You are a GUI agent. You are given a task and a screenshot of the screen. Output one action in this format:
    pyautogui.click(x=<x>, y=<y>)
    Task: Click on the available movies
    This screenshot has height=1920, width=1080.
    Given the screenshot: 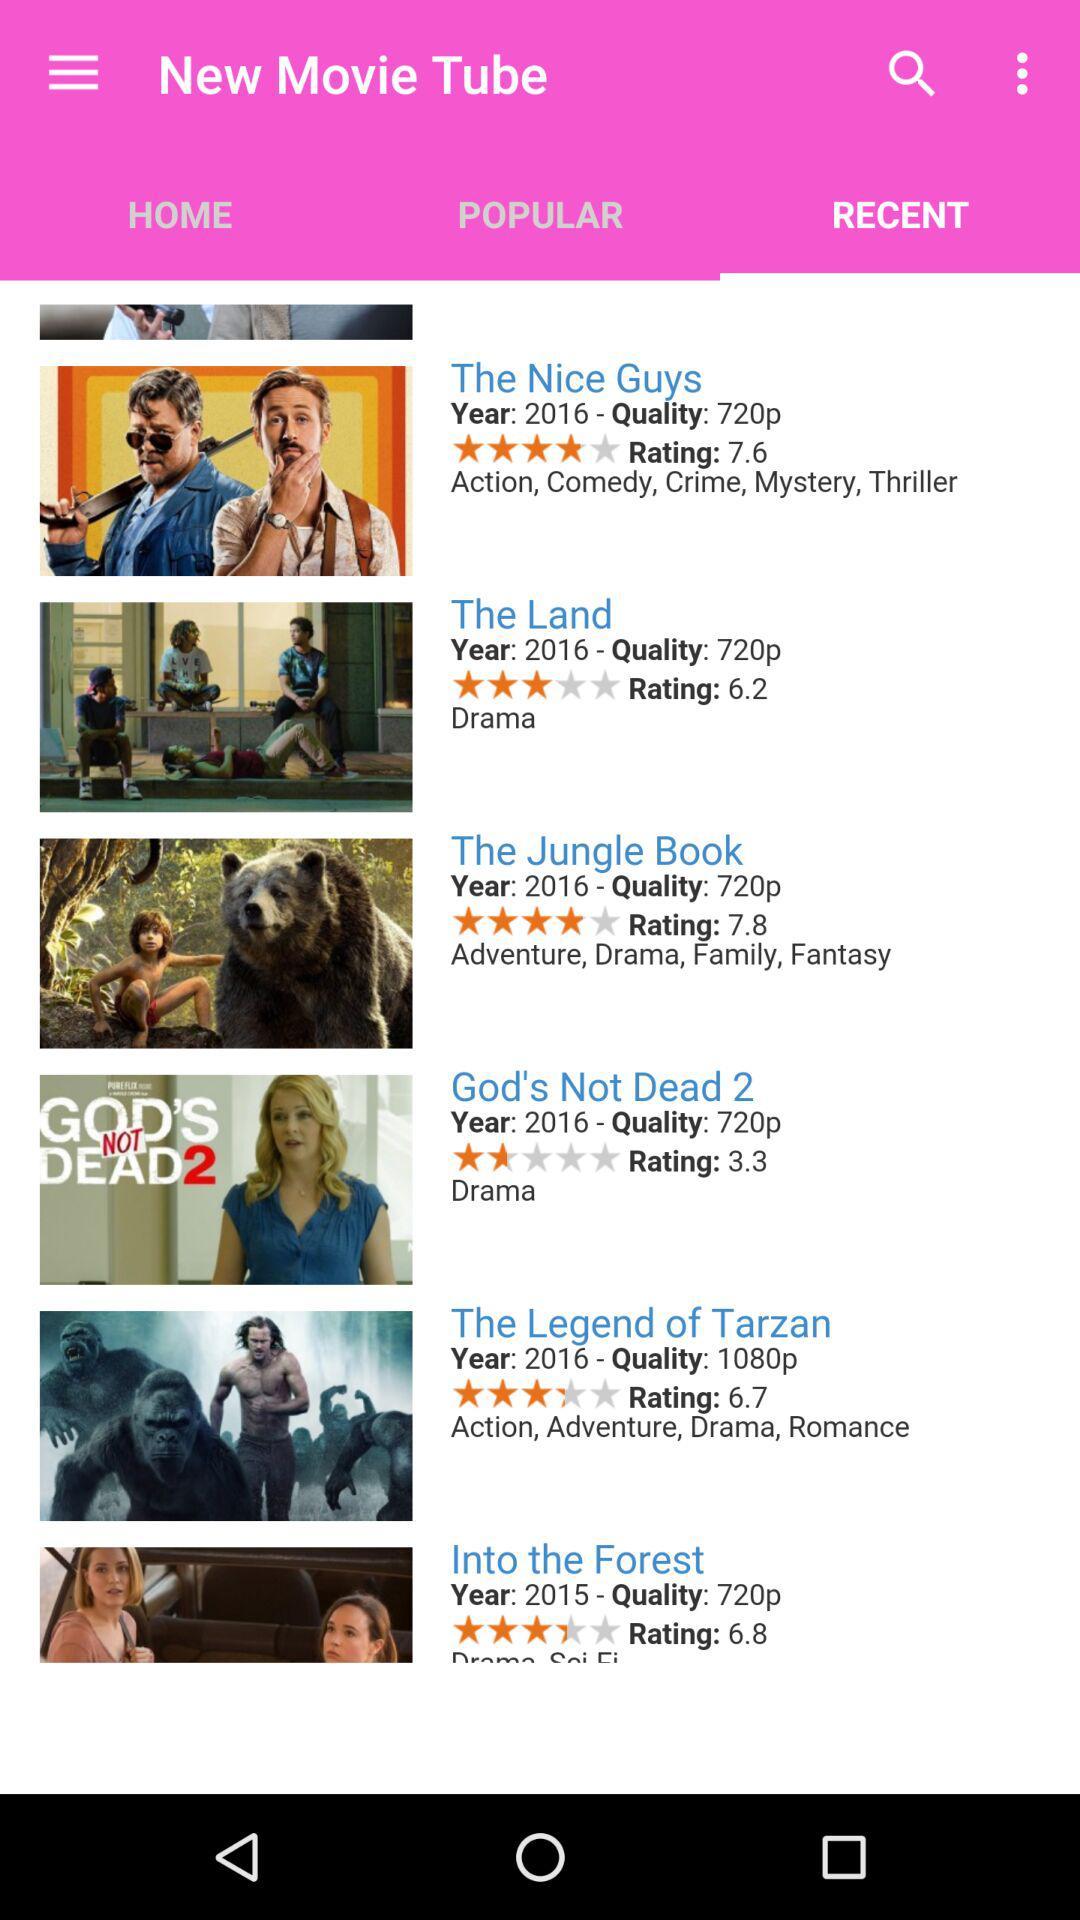 What is the action you would take?
    pyautogui.click(x=540, y=970)
    